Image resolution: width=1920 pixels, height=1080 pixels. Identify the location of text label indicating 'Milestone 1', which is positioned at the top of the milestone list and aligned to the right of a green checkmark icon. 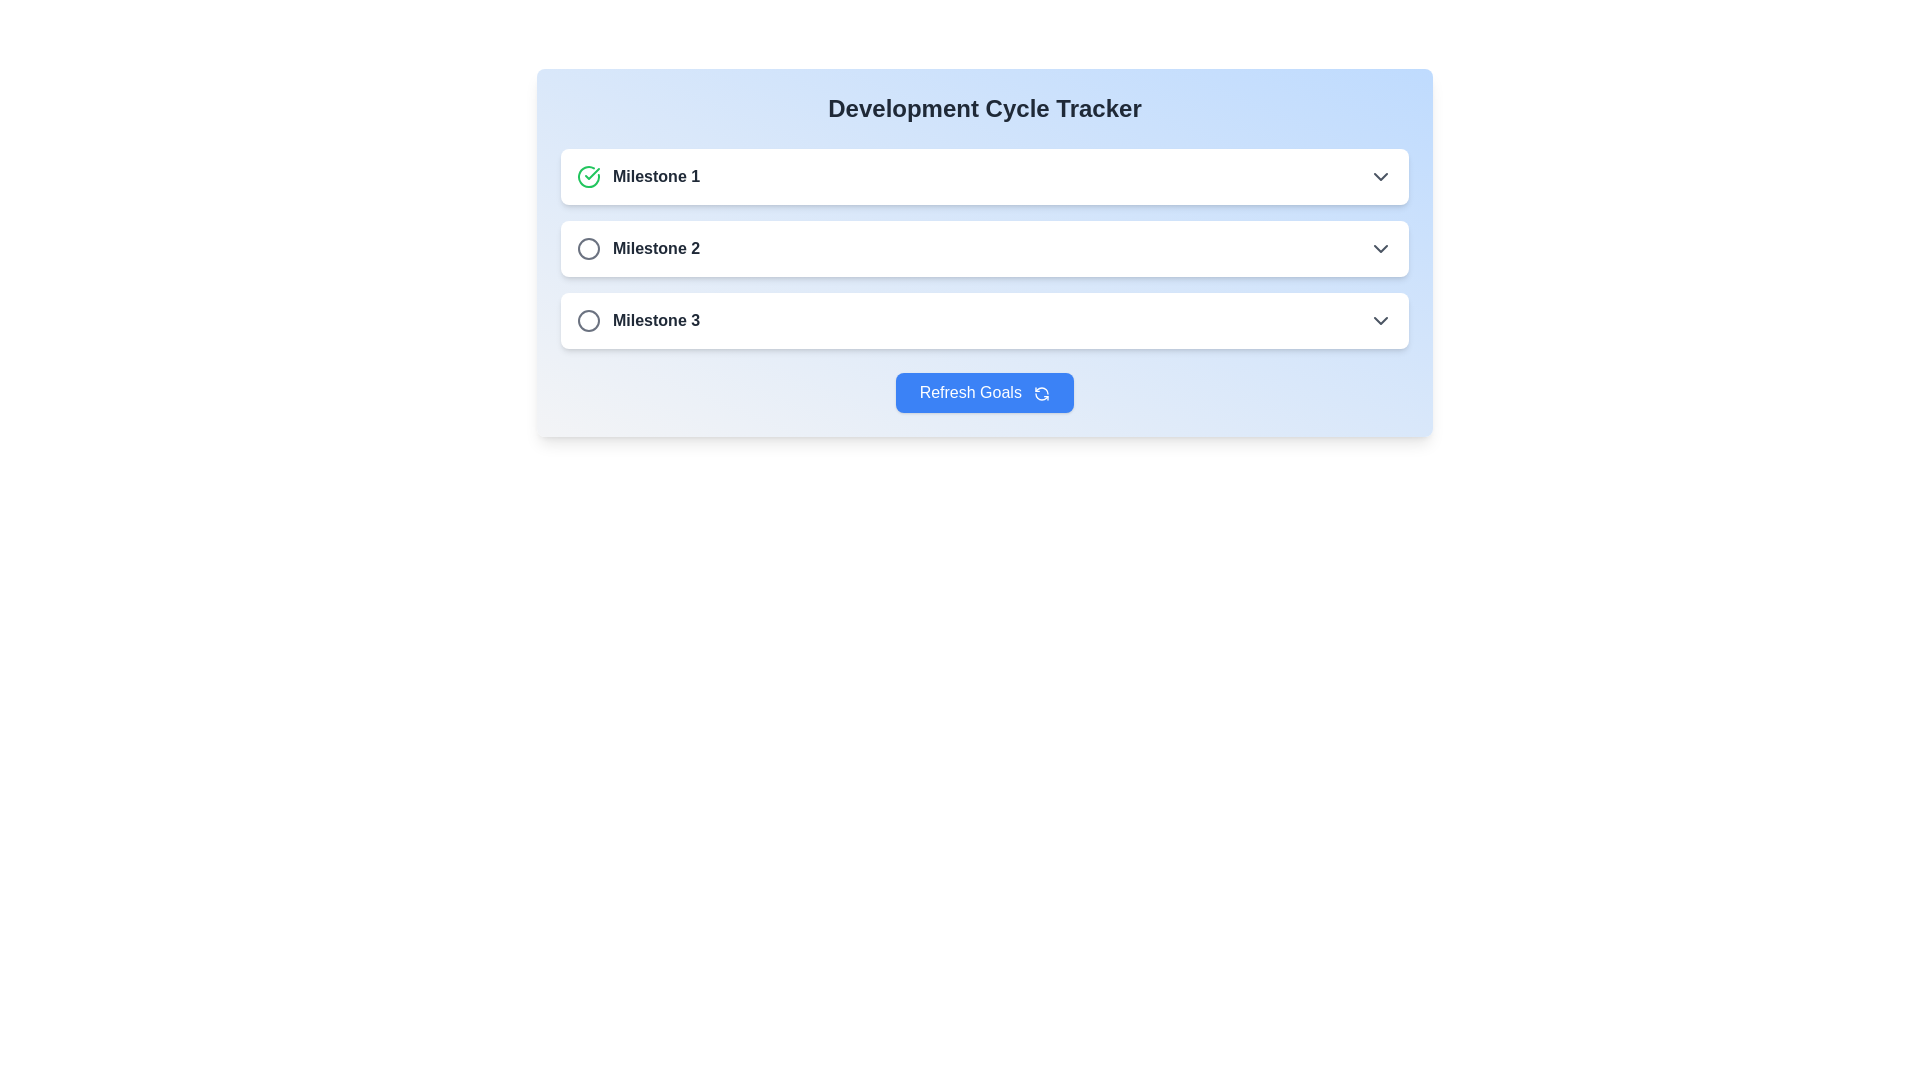
(656, 176).